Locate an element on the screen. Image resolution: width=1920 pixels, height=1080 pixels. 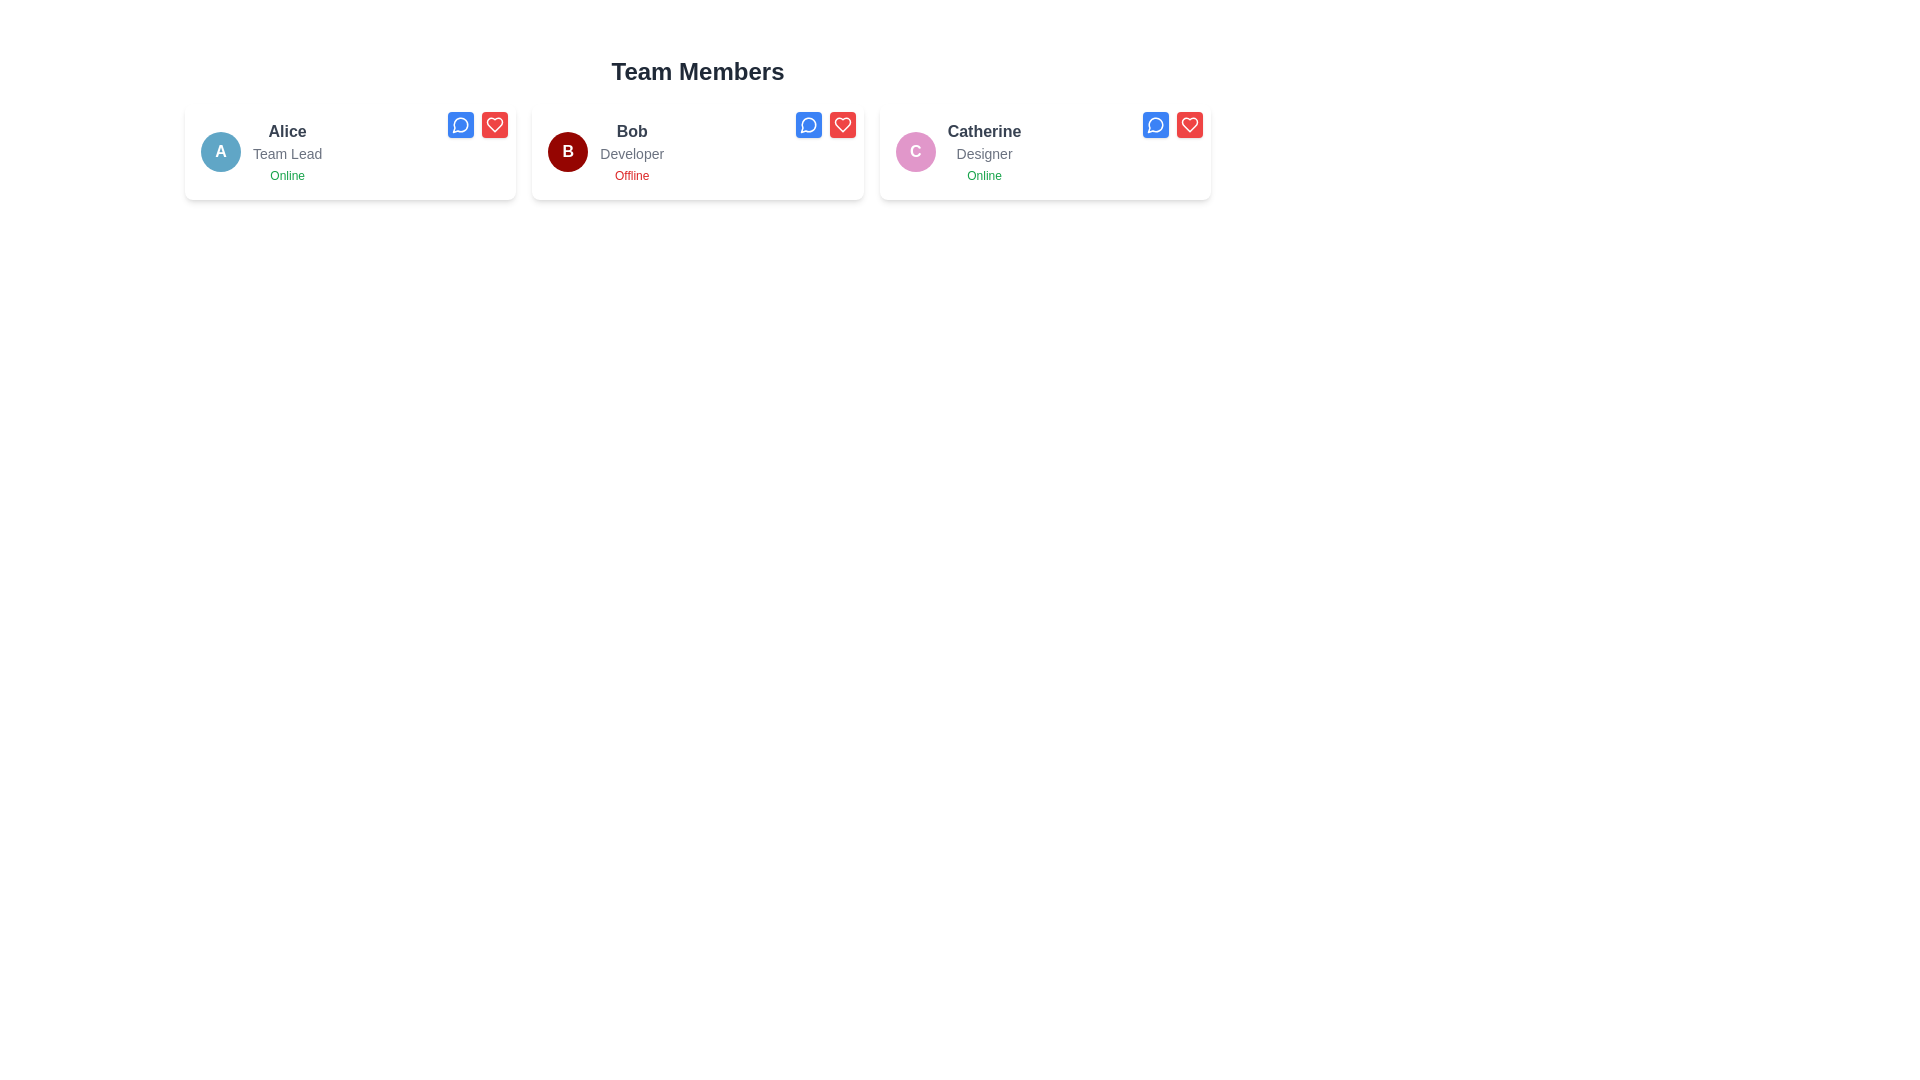
the messaging icon button located at the top-right corner of 'Alice' user's card is located at coordinates (1156, 124).